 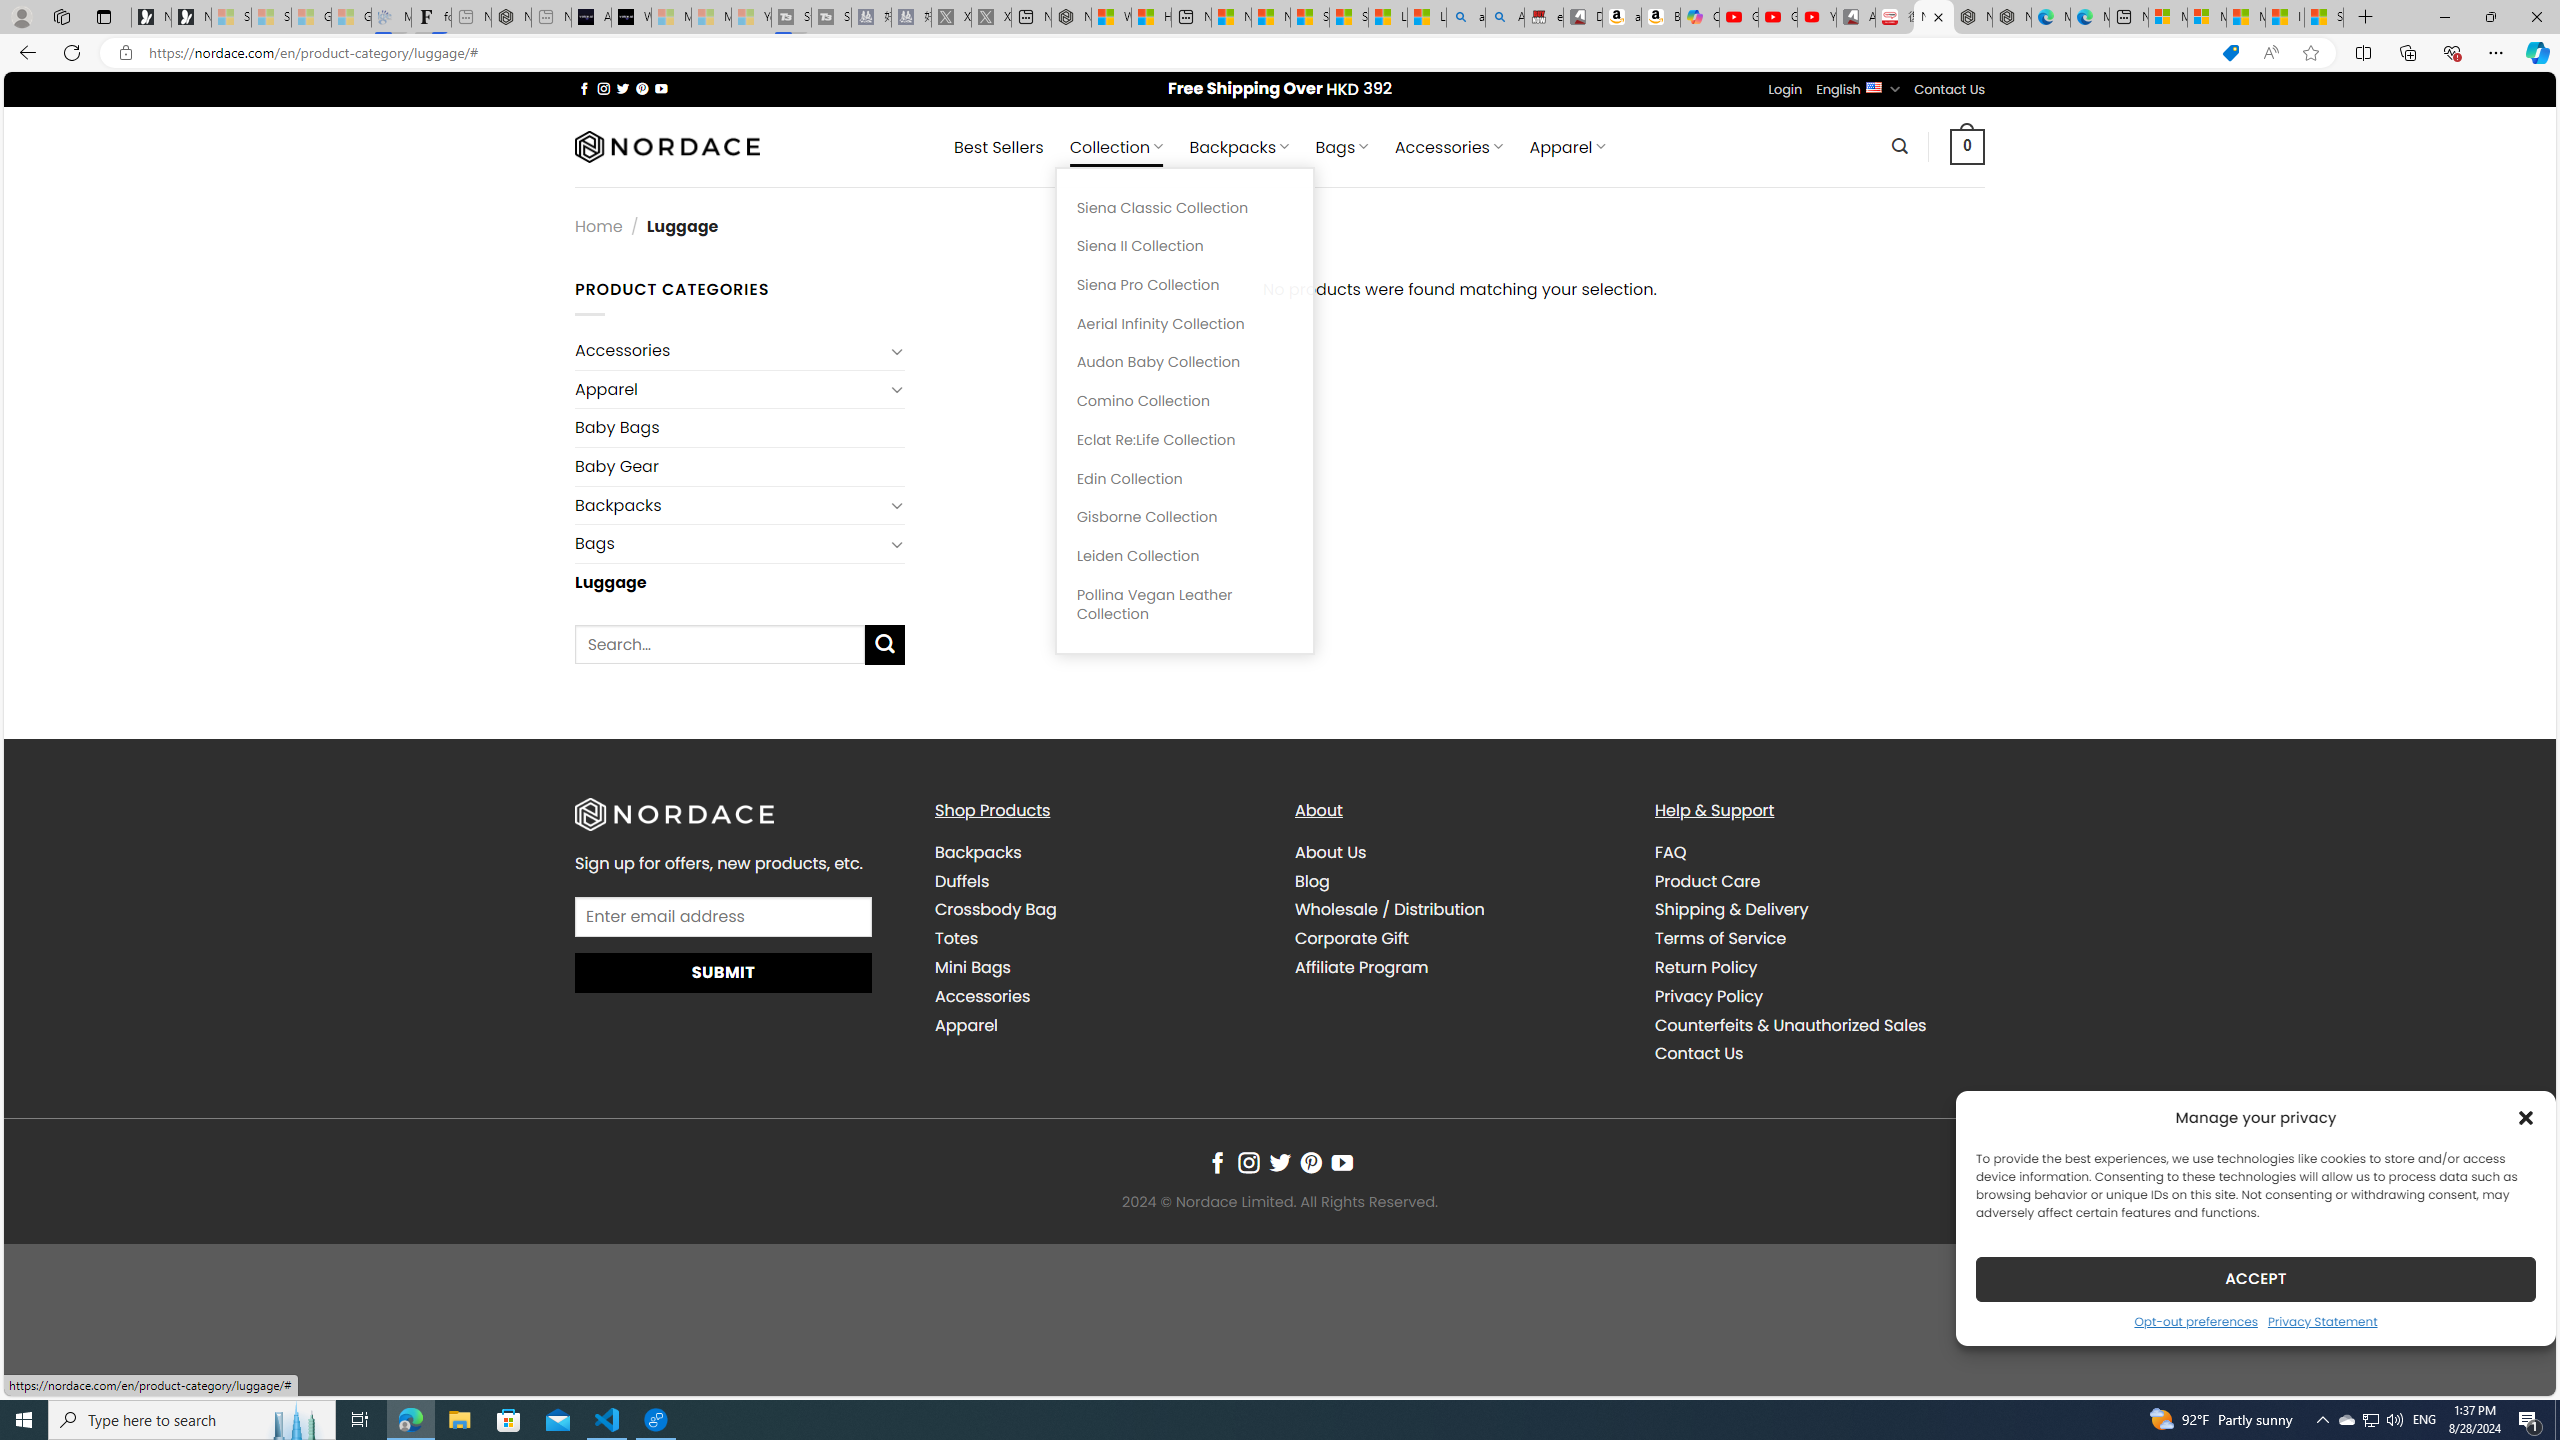 What do you see at coordinates (1466, 16) in the screenshot?
I see `'amazon - Search'` at bounding box center [1466, 16].